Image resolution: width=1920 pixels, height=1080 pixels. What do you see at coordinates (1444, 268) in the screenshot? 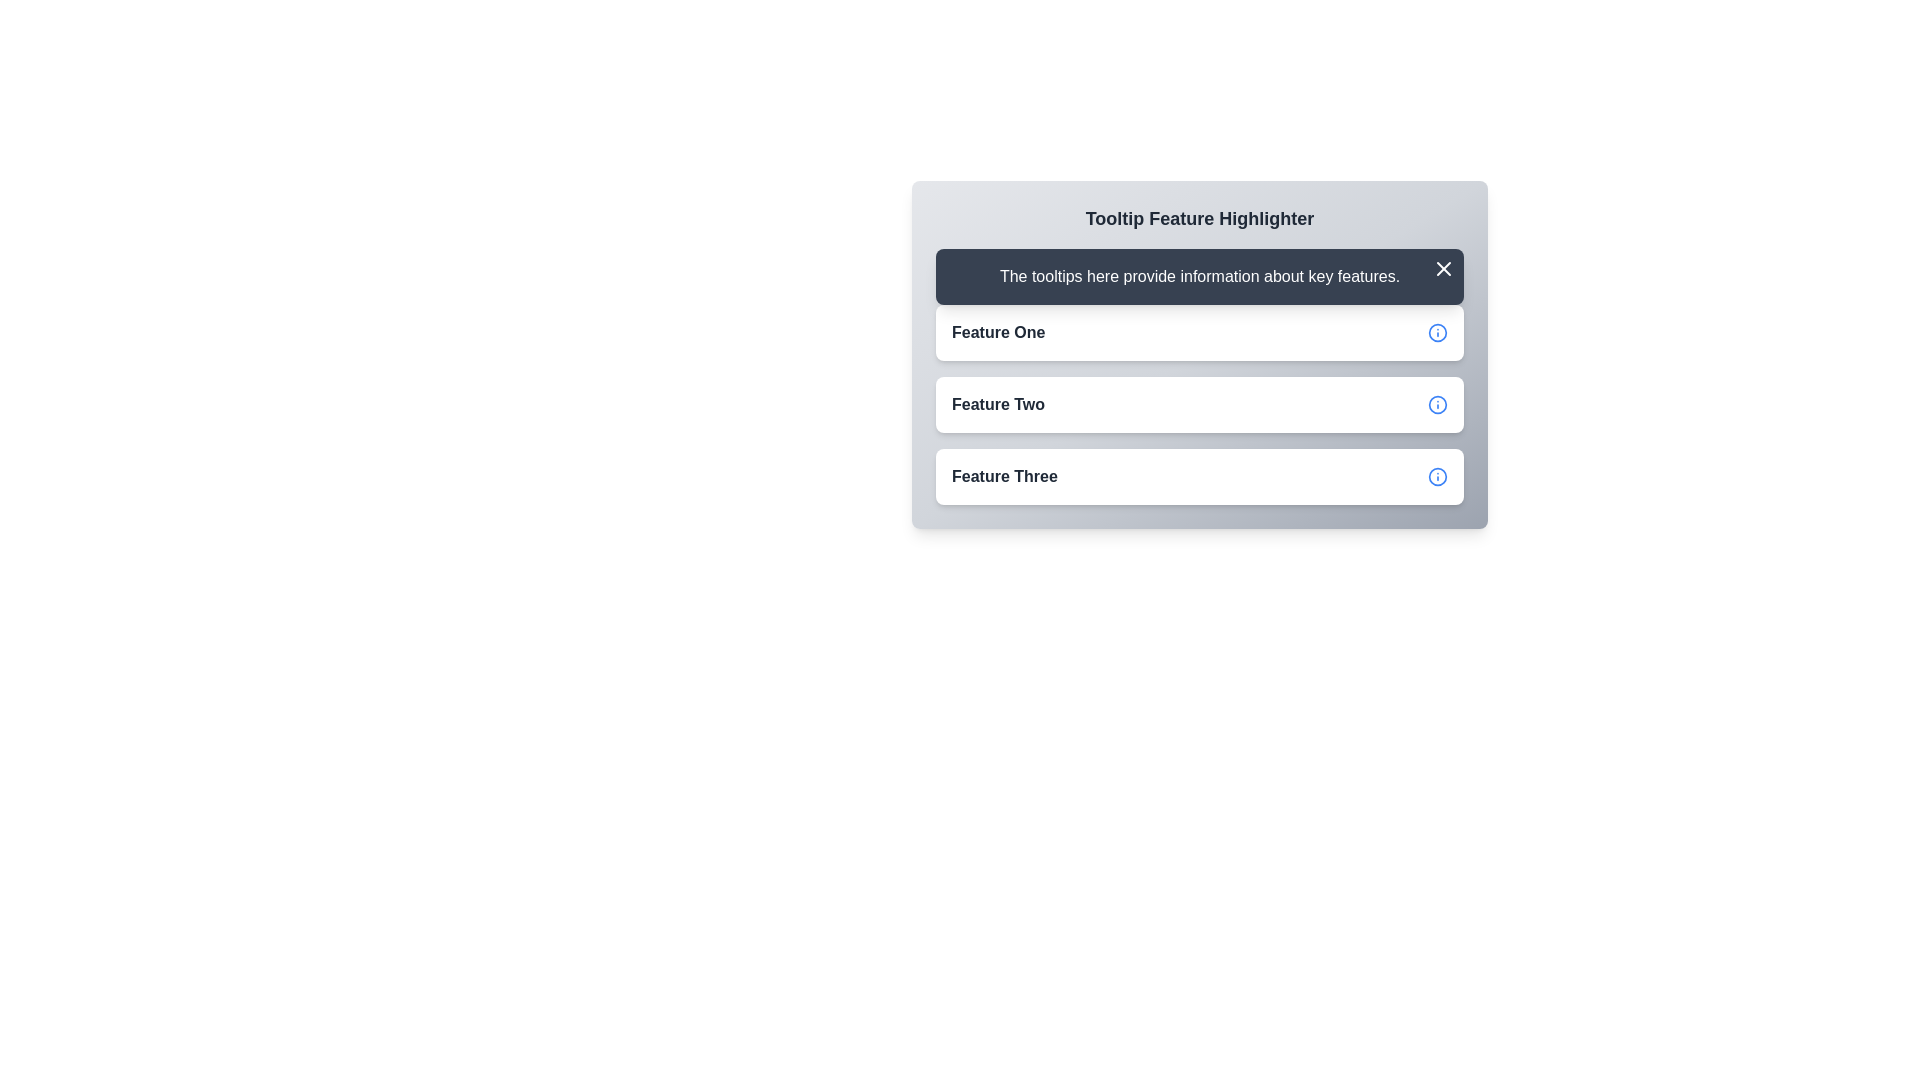
I see `the 'X' icon button located in the top right corner of the tooltip` at bounding box center [1444, 268].